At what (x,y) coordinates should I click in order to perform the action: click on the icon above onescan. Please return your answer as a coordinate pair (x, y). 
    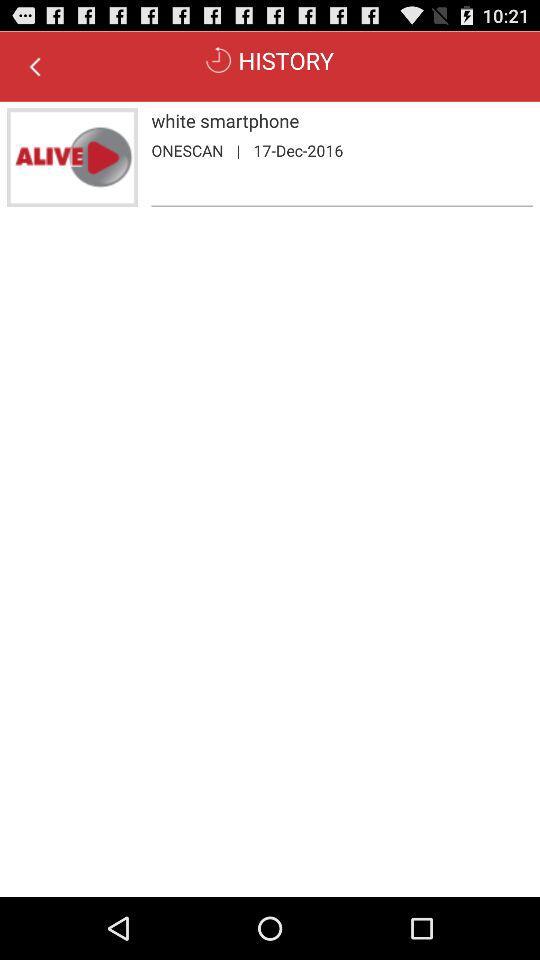
    Looking at the image, I should click on (341, 120).